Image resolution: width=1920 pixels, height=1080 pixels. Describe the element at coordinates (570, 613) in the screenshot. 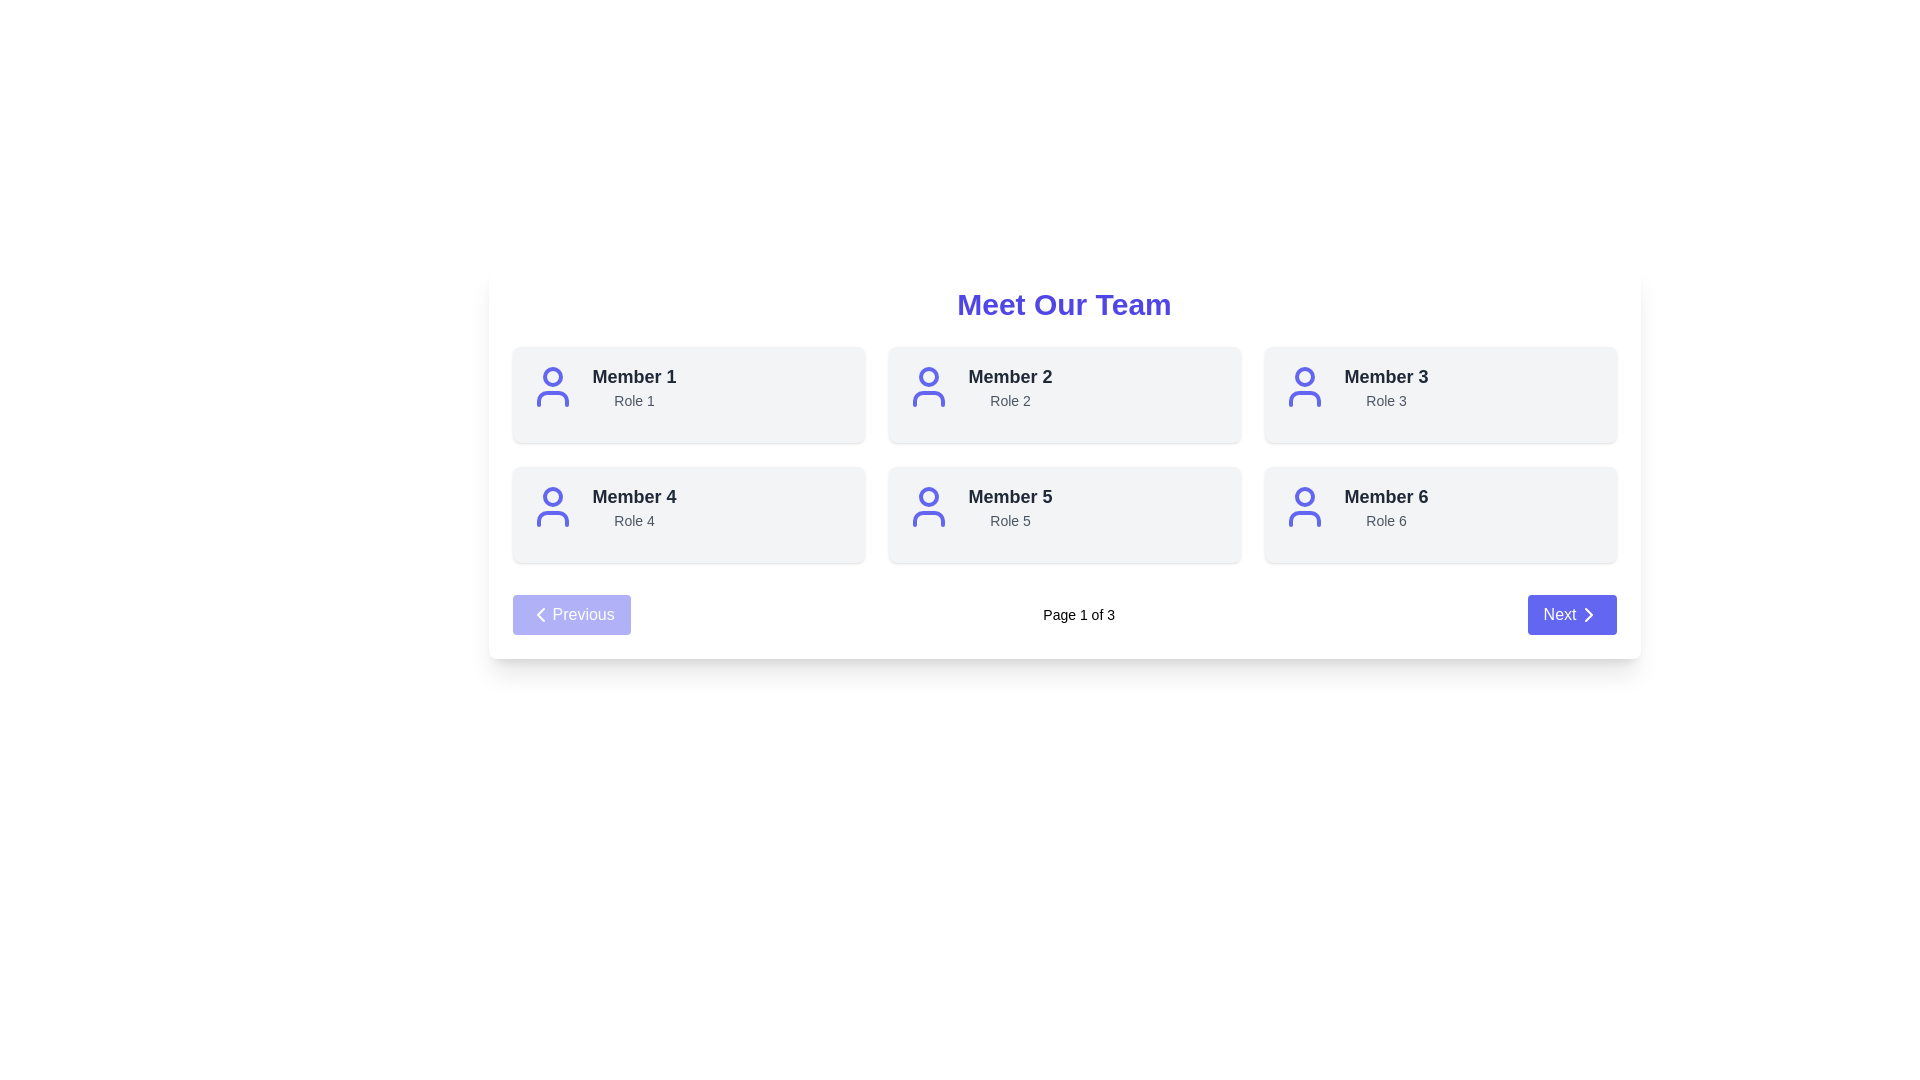

I see `the previous button in the pagination navigation bar located at the bottom-left corner` at that location.